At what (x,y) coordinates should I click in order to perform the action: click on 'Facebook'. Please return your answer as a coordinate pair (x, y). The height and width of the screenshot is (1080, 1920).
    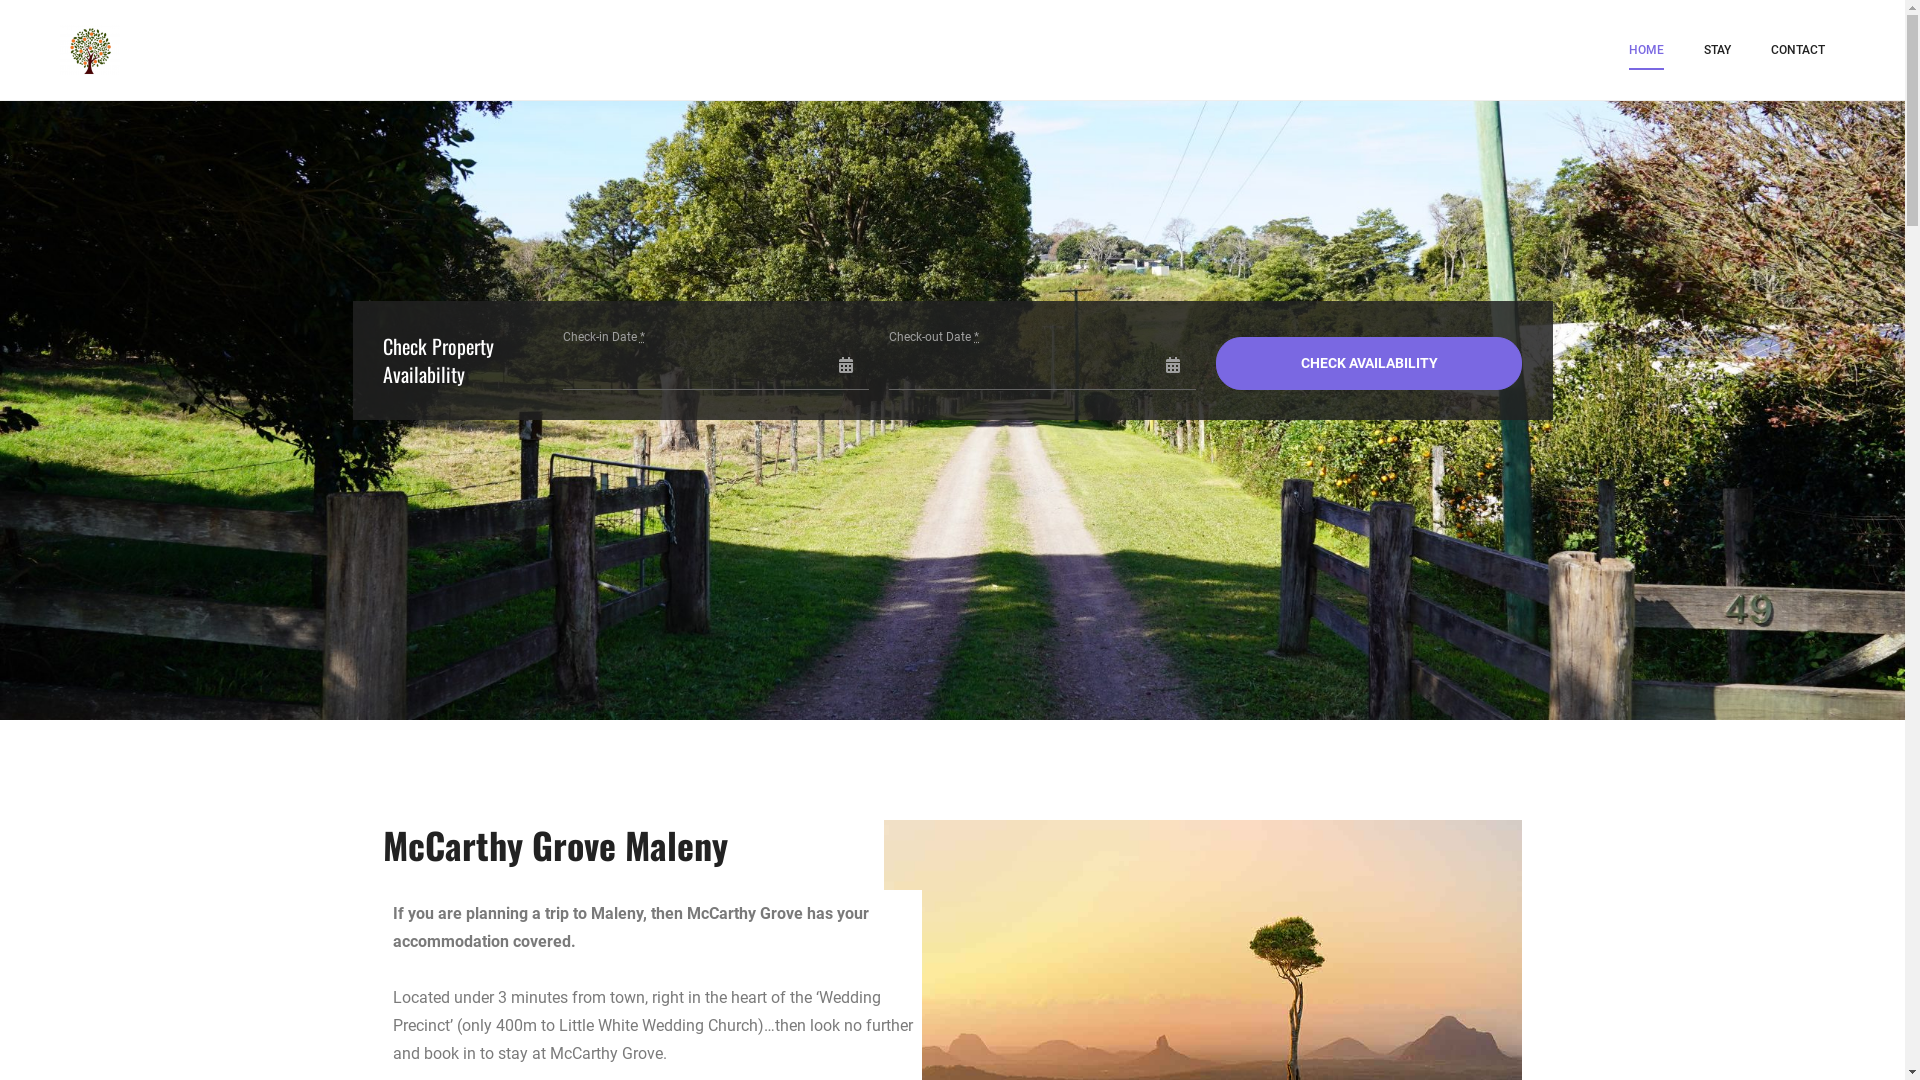
    Looking at the image, I should click on (909, 821).